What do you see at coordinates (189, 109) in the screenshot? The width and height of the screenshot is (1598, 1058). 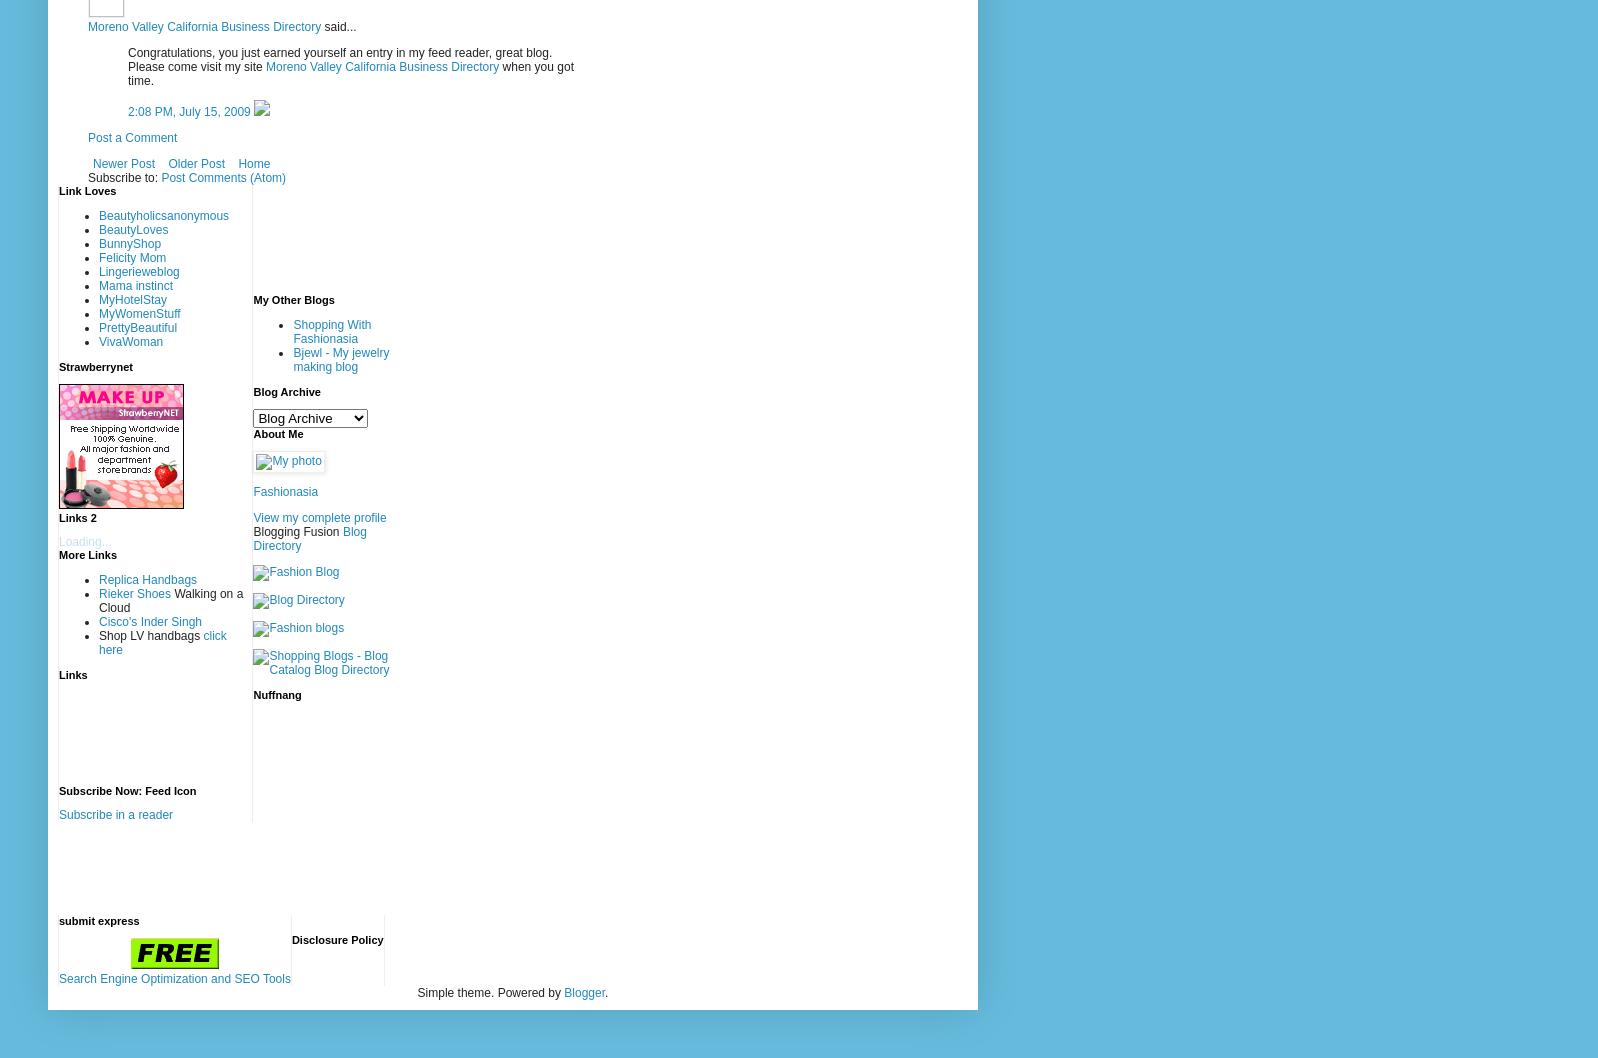 I see `'2:08 PM, July 15, 2009'` at bounding box center [189, 109].